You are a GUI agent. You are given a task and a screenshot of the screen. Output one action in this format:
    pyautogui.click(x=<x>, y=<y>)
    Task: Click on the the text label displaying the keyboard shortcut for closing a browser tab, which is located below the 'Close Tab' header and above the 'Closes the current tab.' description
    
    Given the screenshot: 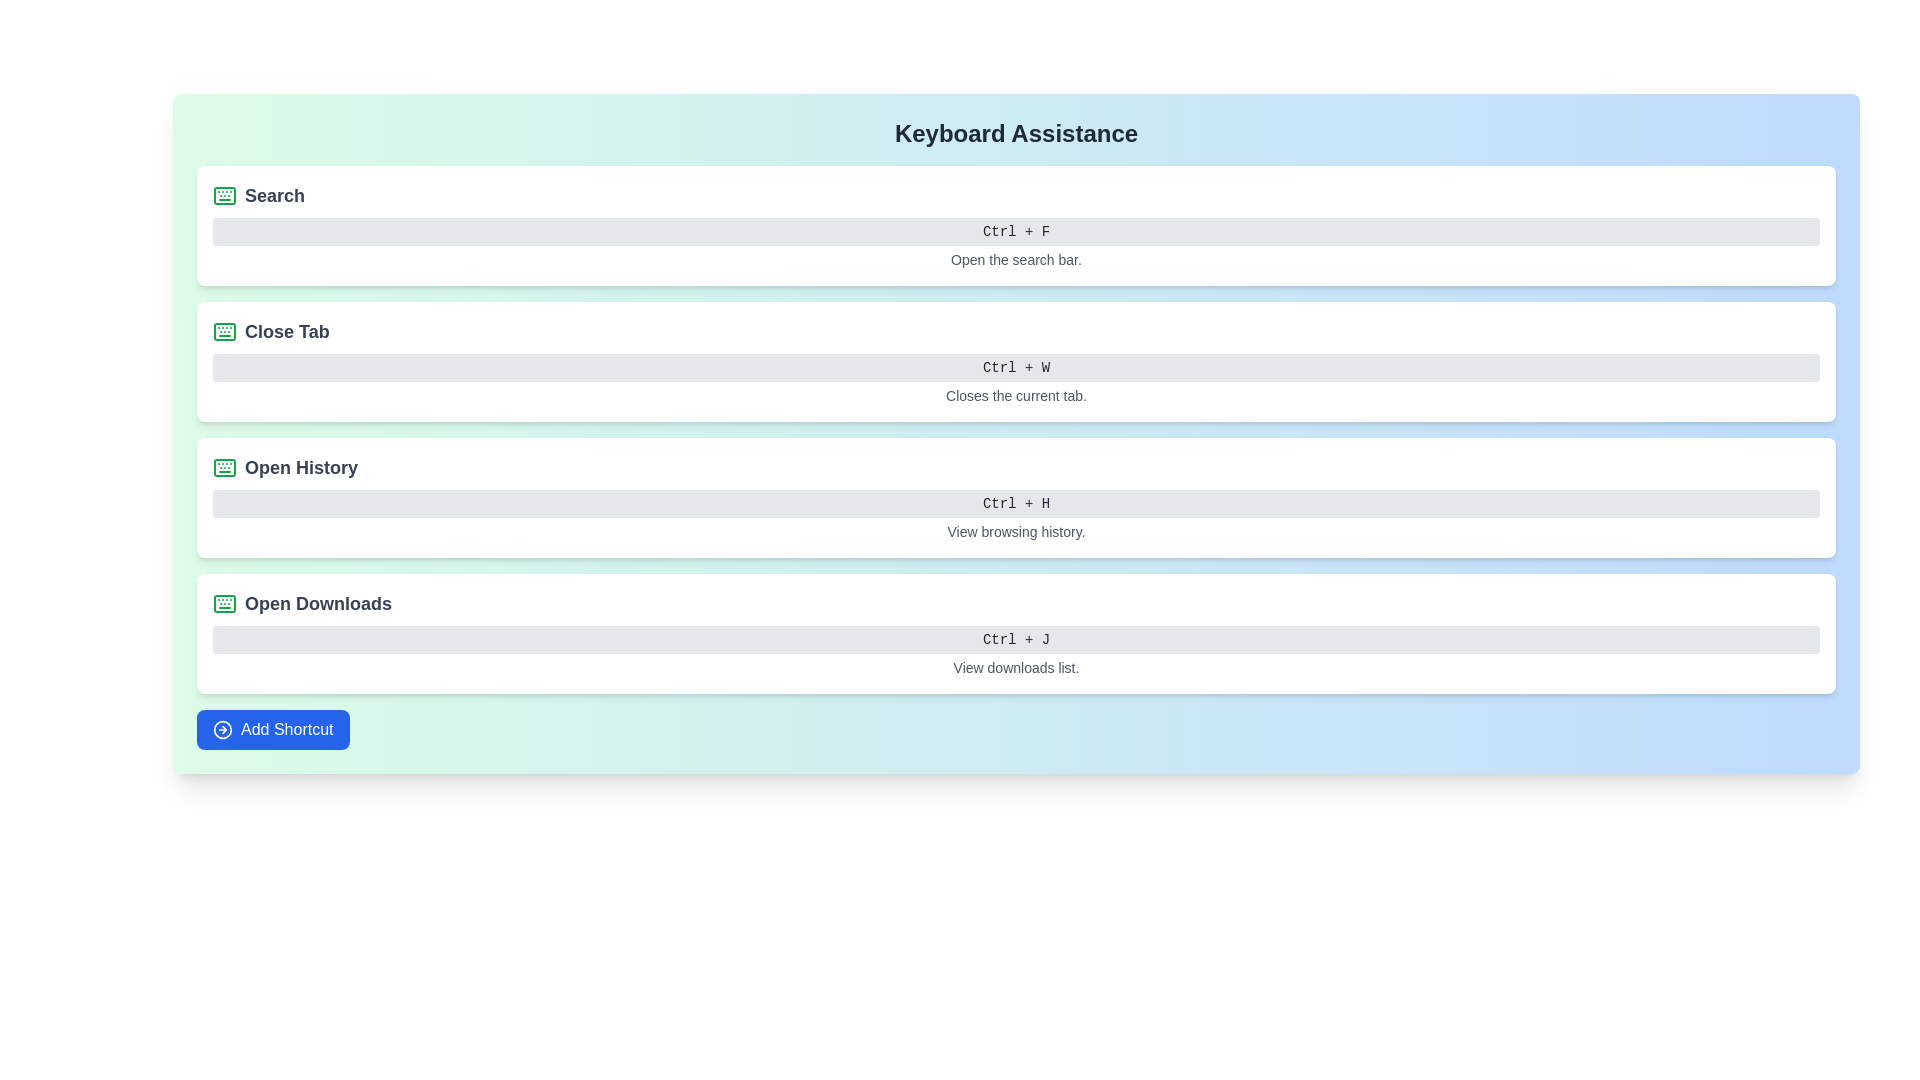 What is the action you would take?
    pyautogui.click(x=1016, y=367)
    